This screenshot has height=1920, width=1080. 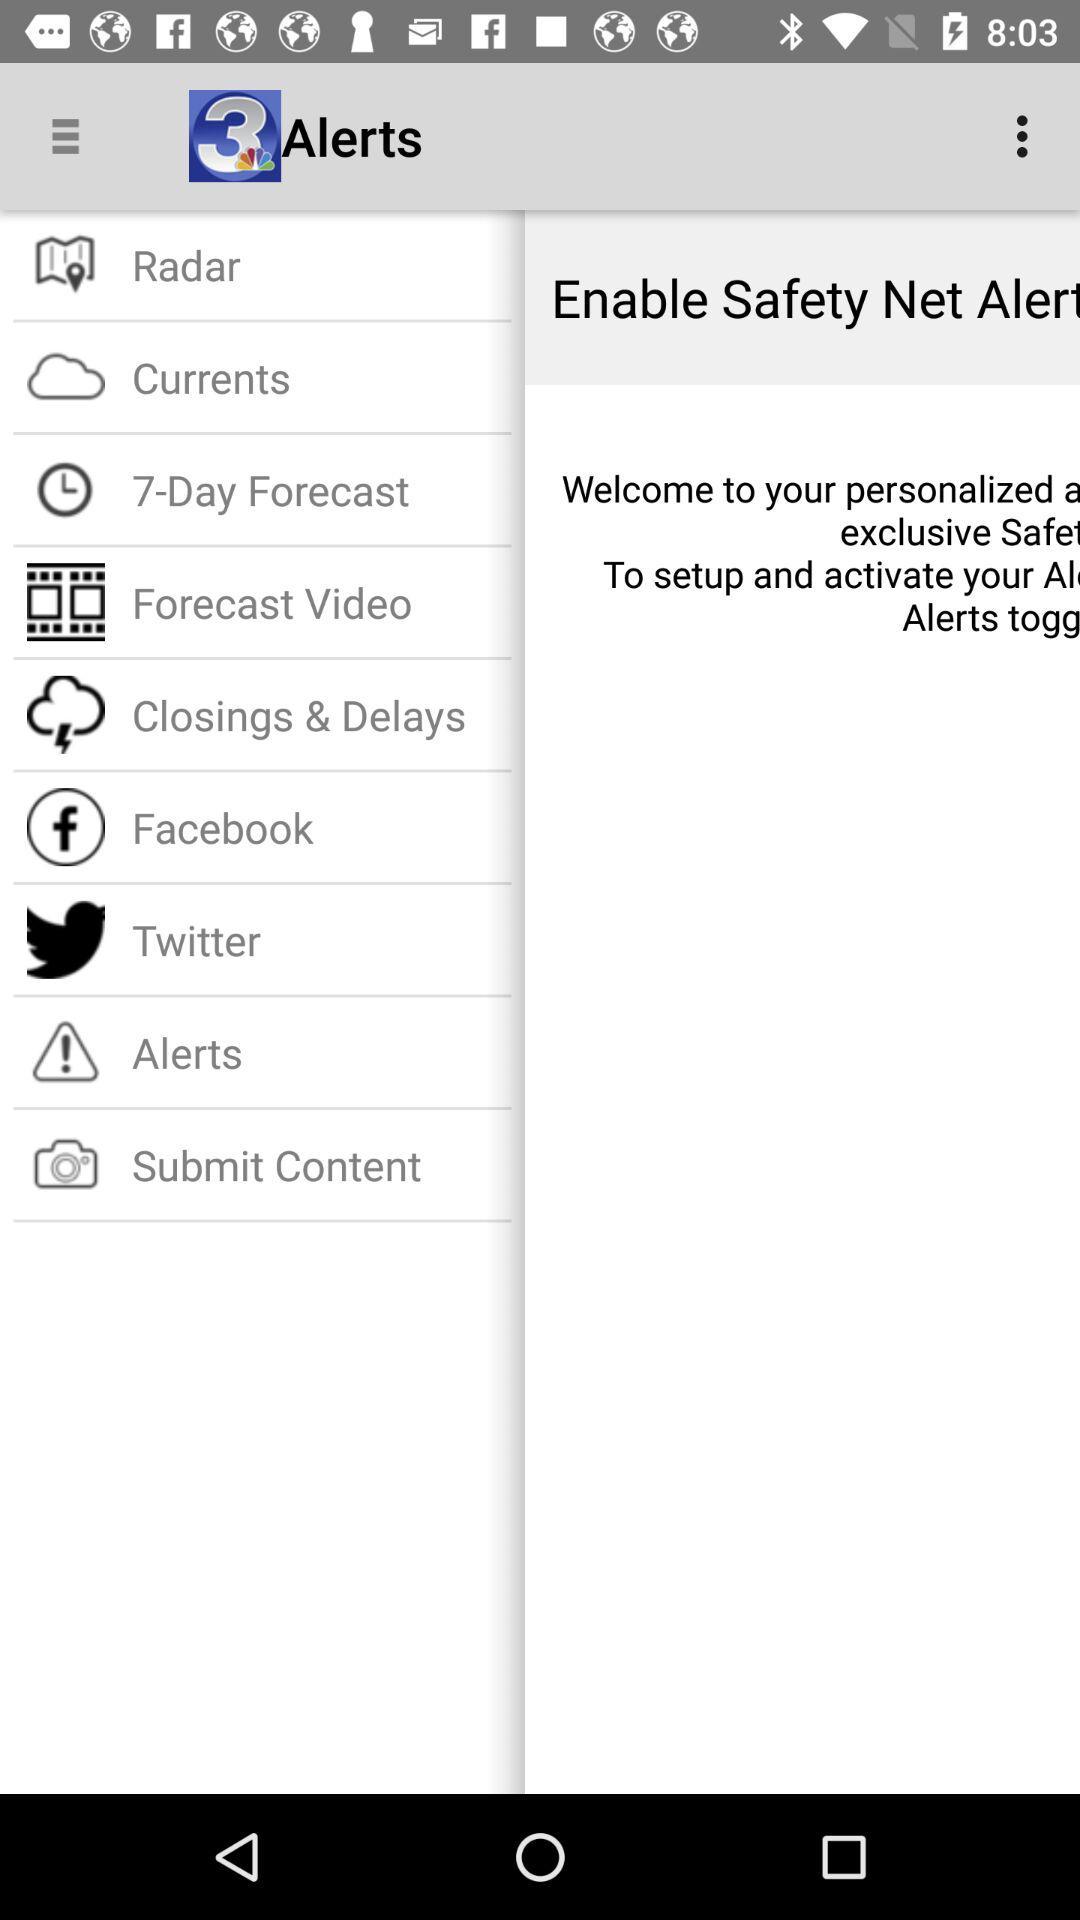 What do you see at coordinates (1027, 135) in the screenshot?
I see `item above the enable safety net` at bounding box center [1027, 135].